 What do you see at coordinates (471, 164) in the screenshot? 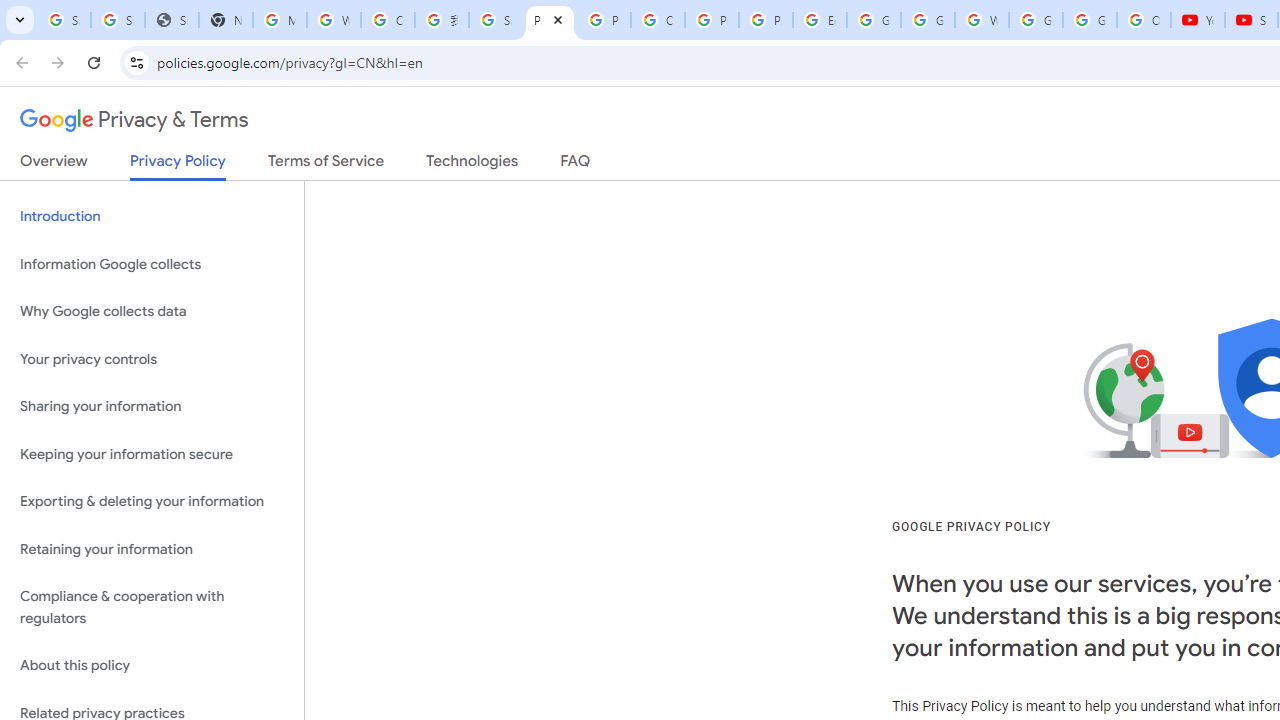
I see `'Technologies'` at bounding box center [471, 164].